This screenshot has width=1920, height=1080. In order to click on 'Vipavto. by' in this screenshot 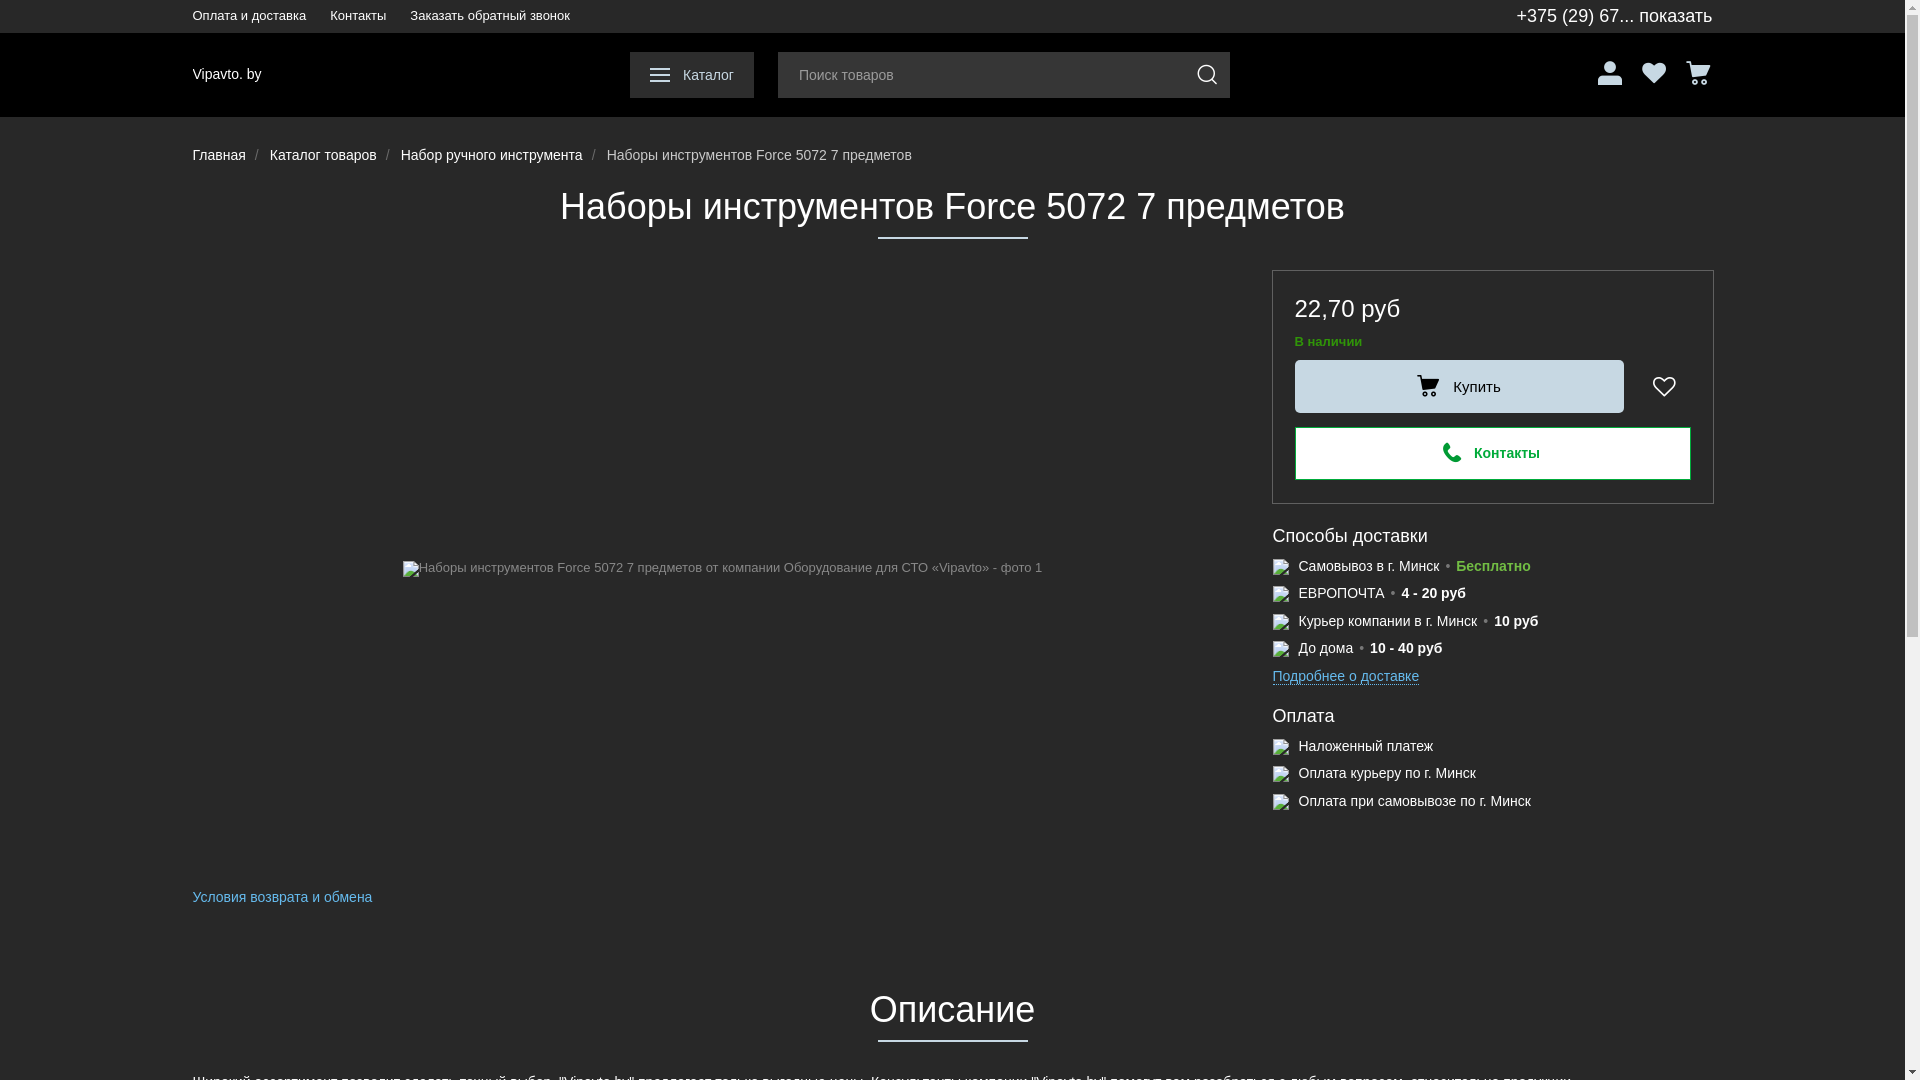, I will do `click(226, 73)`.